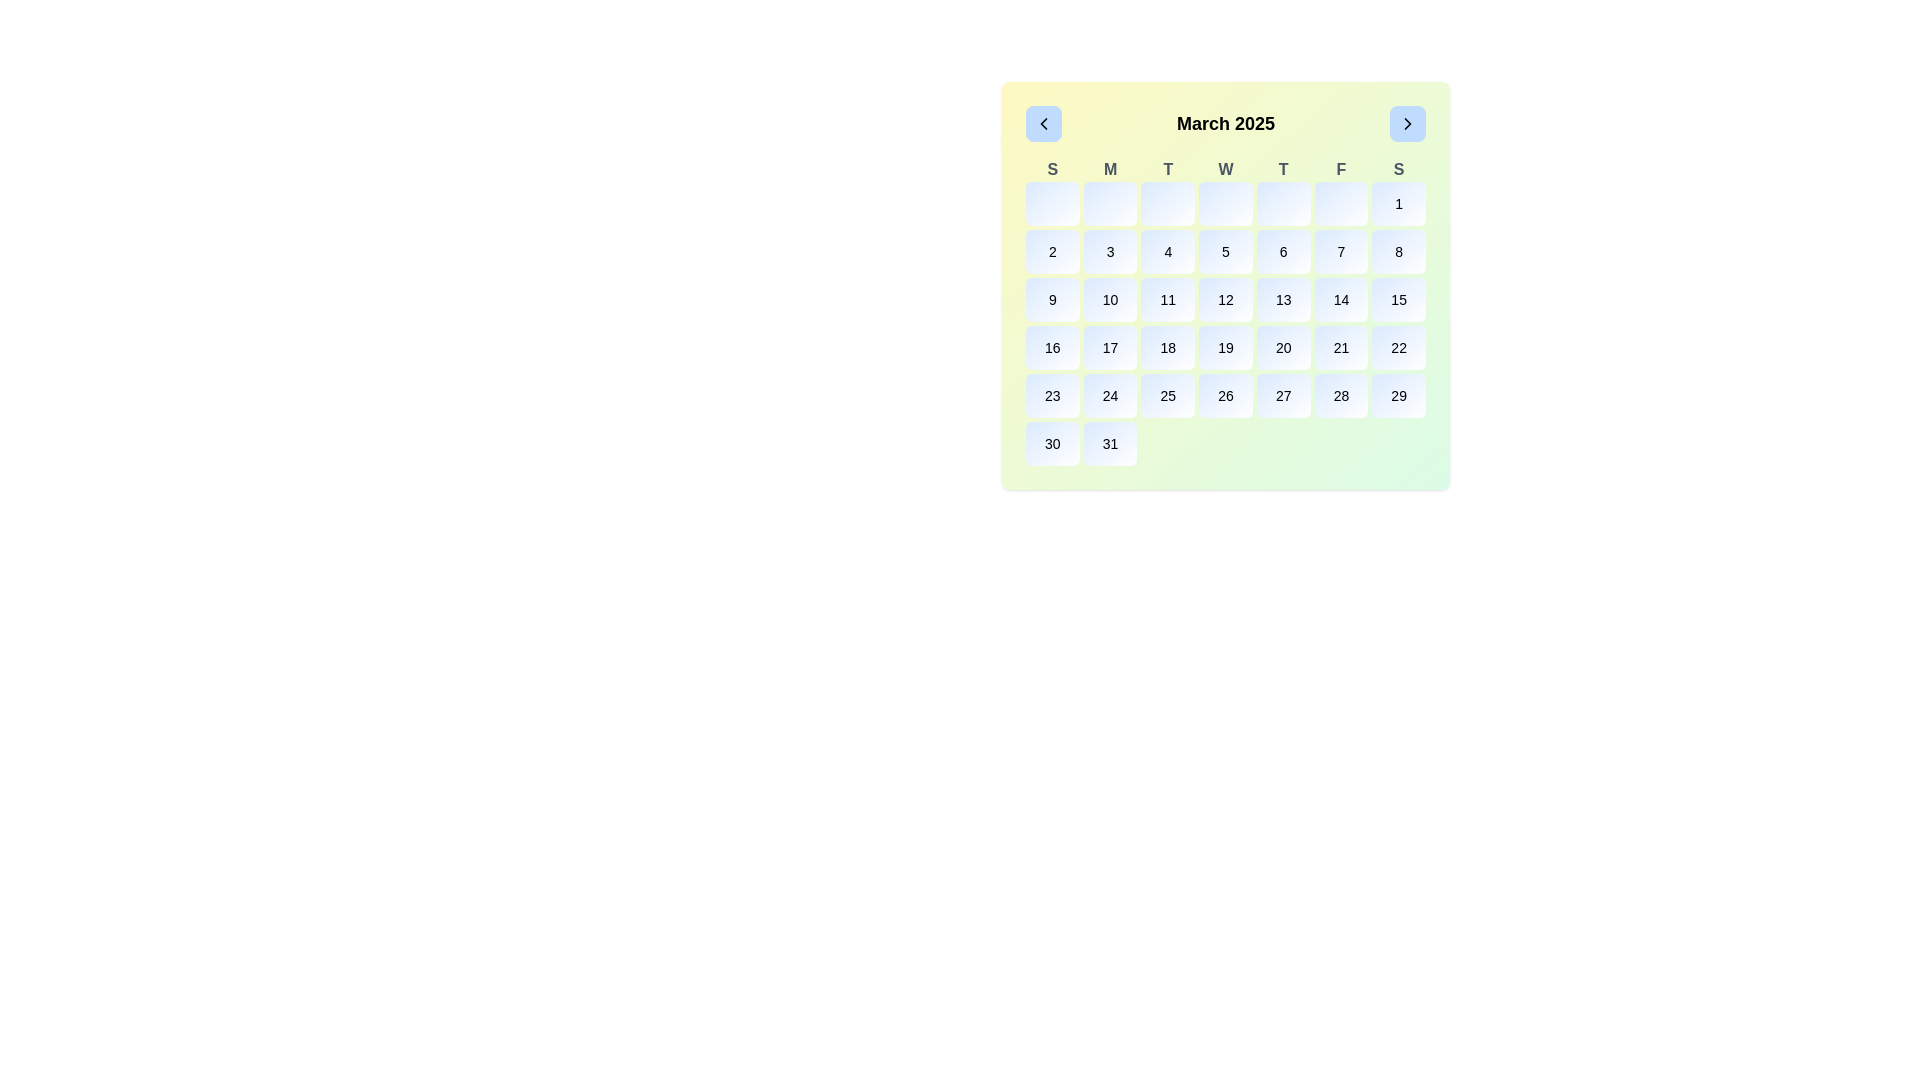 This screenshot has width=1920, height=1080. What do you see at coordinates (1051, 396) in the screenshot?
I see `the selectable date button for the date '23' in the calendar interface` at bounding box center [1051, 396].